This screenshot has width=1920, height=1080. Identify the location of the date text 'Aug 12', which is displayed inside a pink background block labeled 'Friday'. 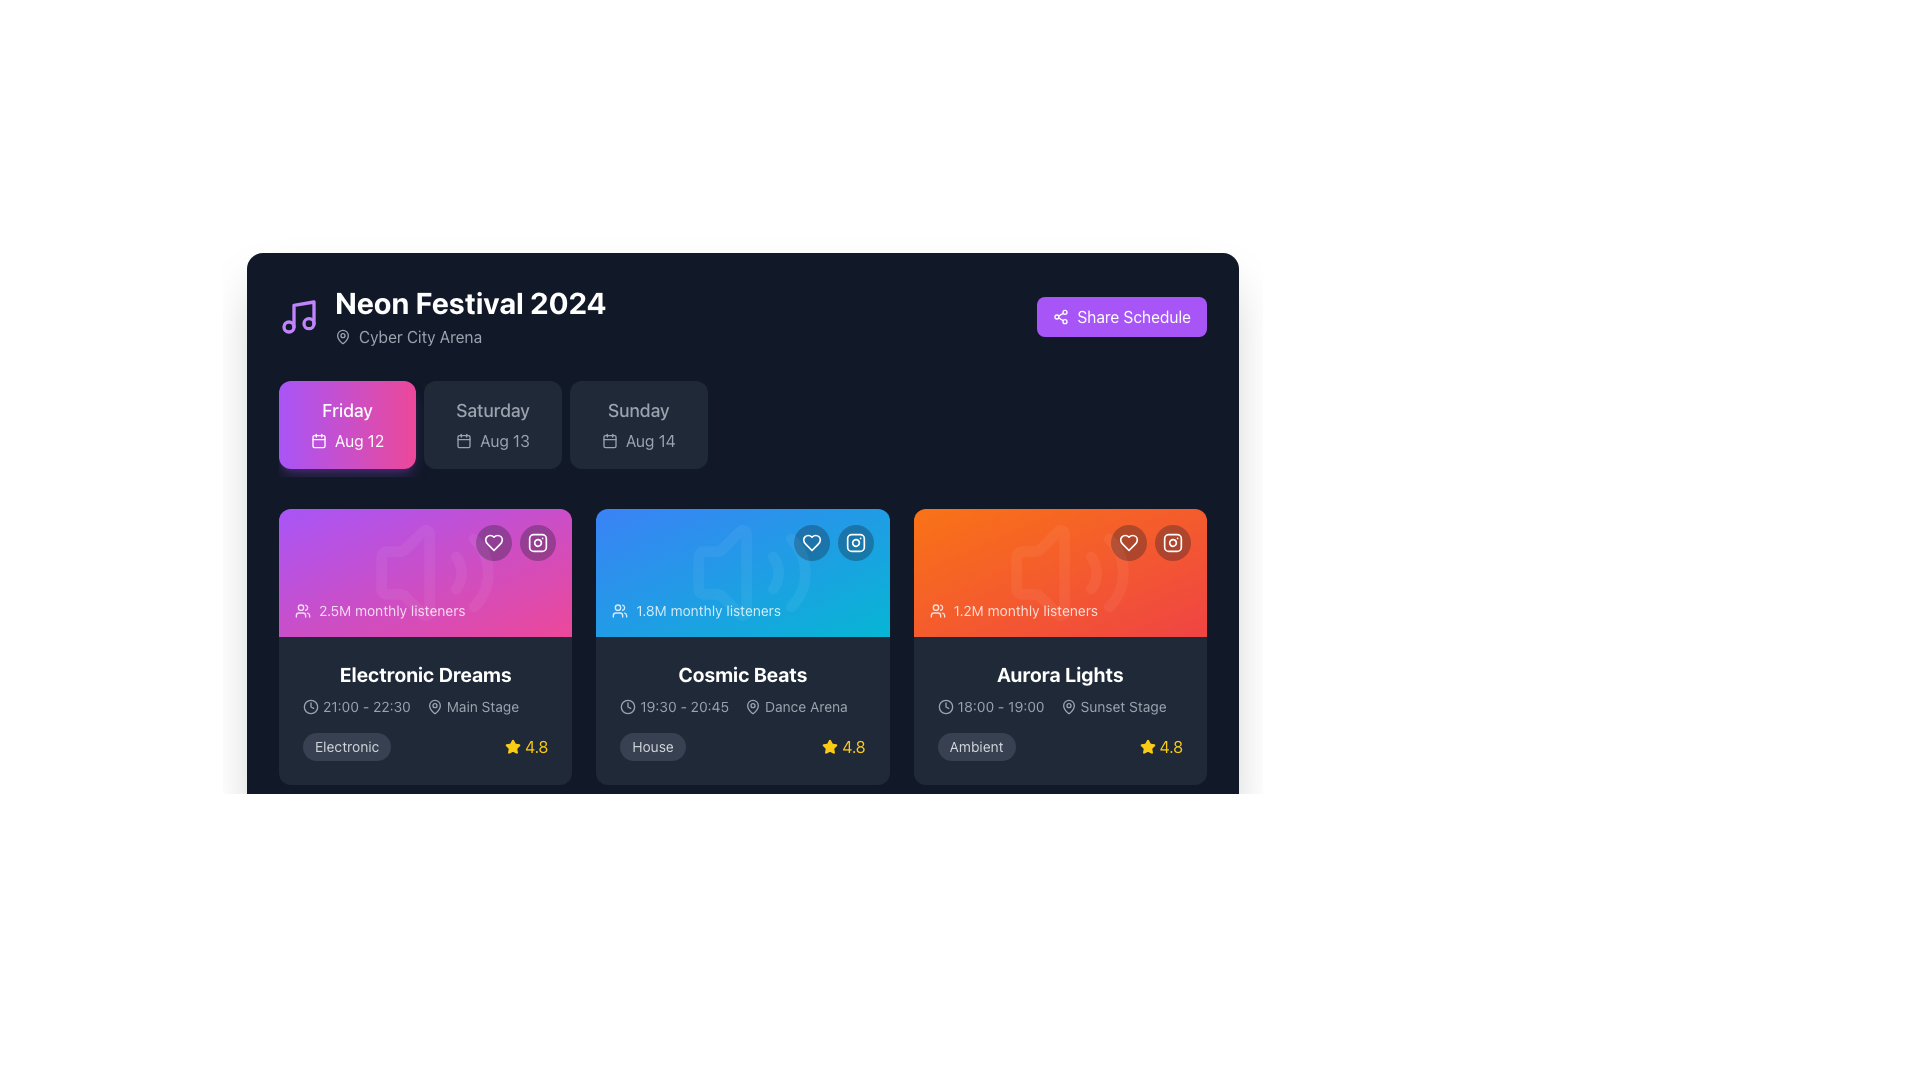
(359, 439).